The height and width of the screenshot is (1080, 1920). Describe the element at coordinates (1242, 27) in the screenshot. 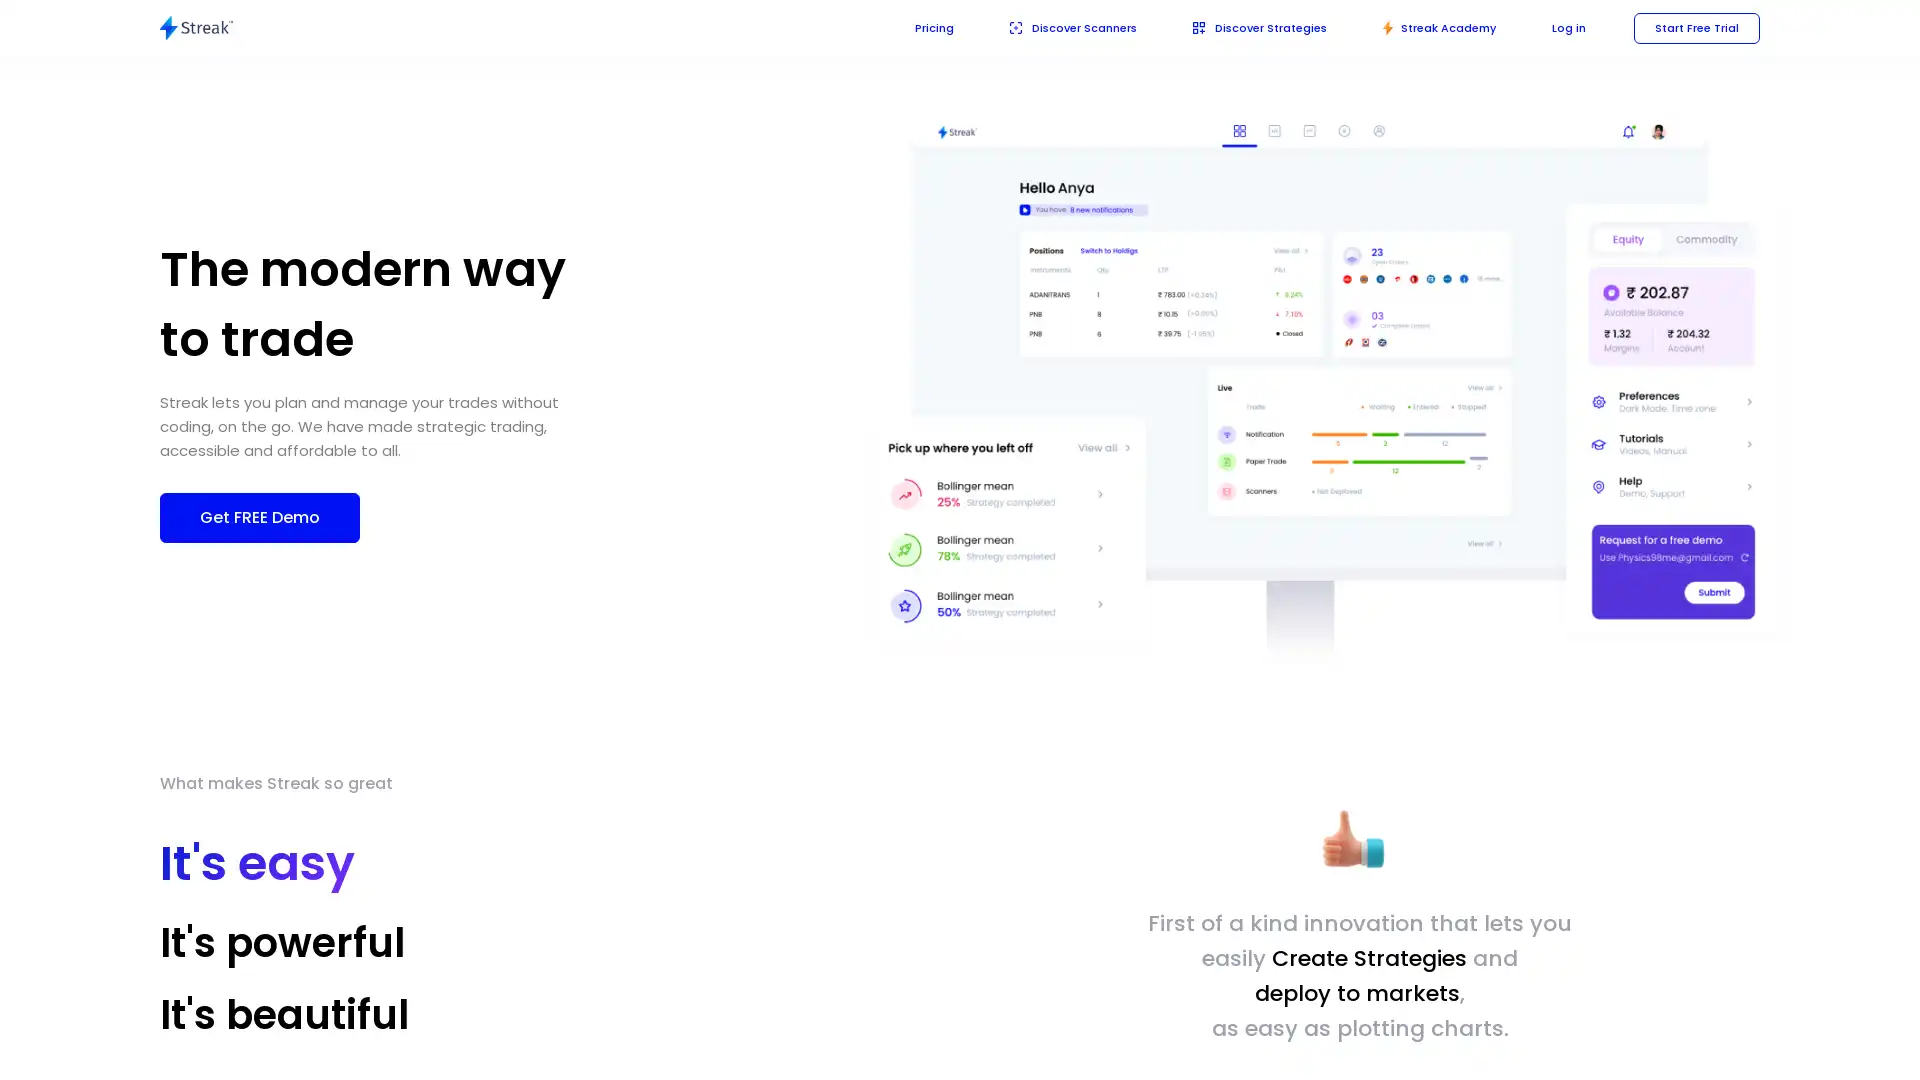

I see `Discover Strategies` at that location.